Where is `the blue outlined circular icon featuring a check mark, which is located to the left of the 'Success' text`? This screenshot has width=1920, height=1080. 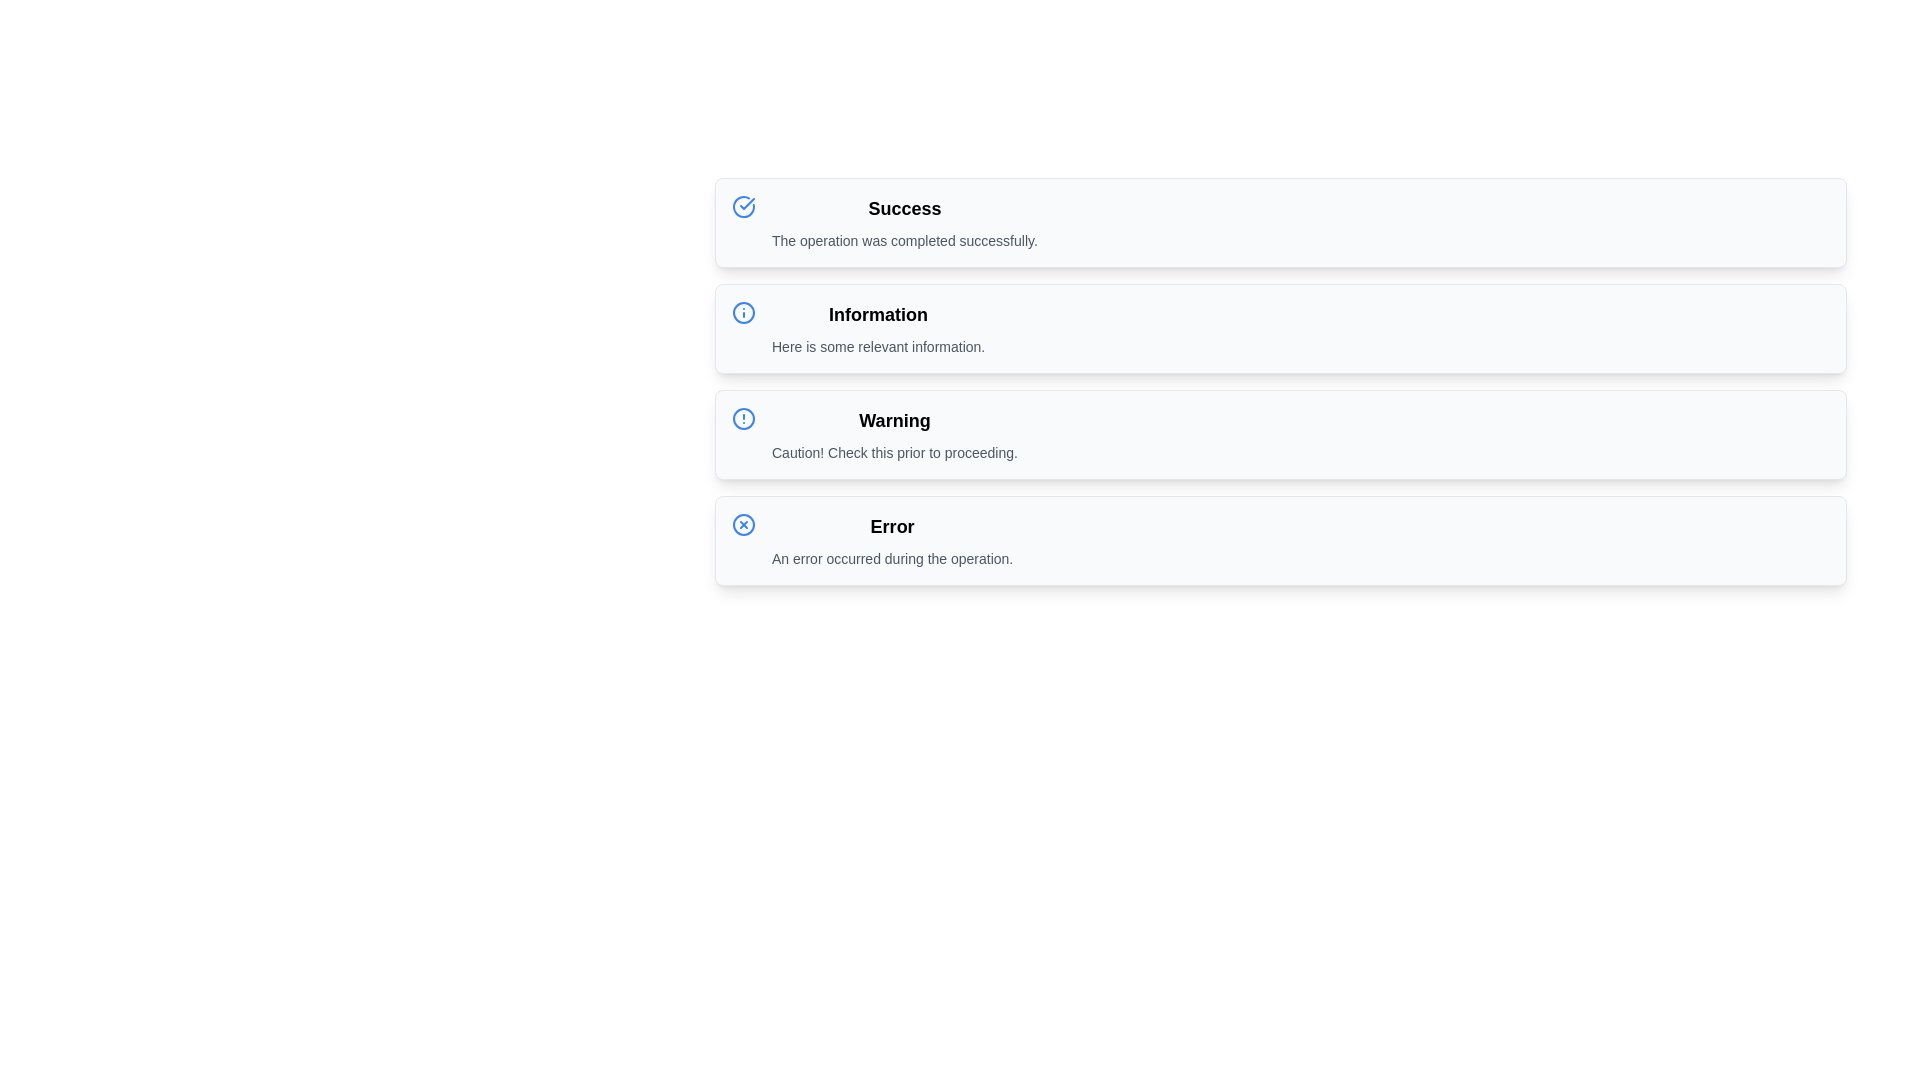
the blue outlined circular icon featuring a check mark, which is located to the left of the 'Success' text is located at coordinates (743, 207).